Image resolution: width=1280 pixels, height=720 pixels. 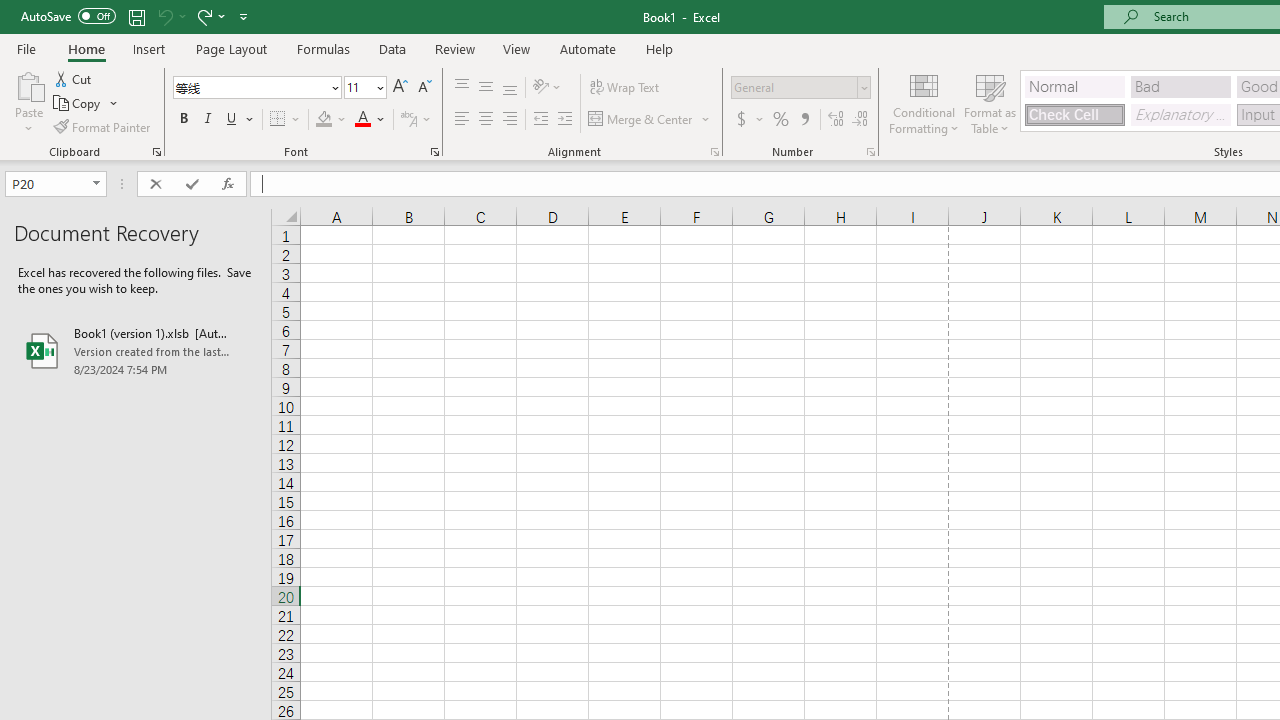 I want to click on 'Format Cell Number', so click(x=871, y=150).